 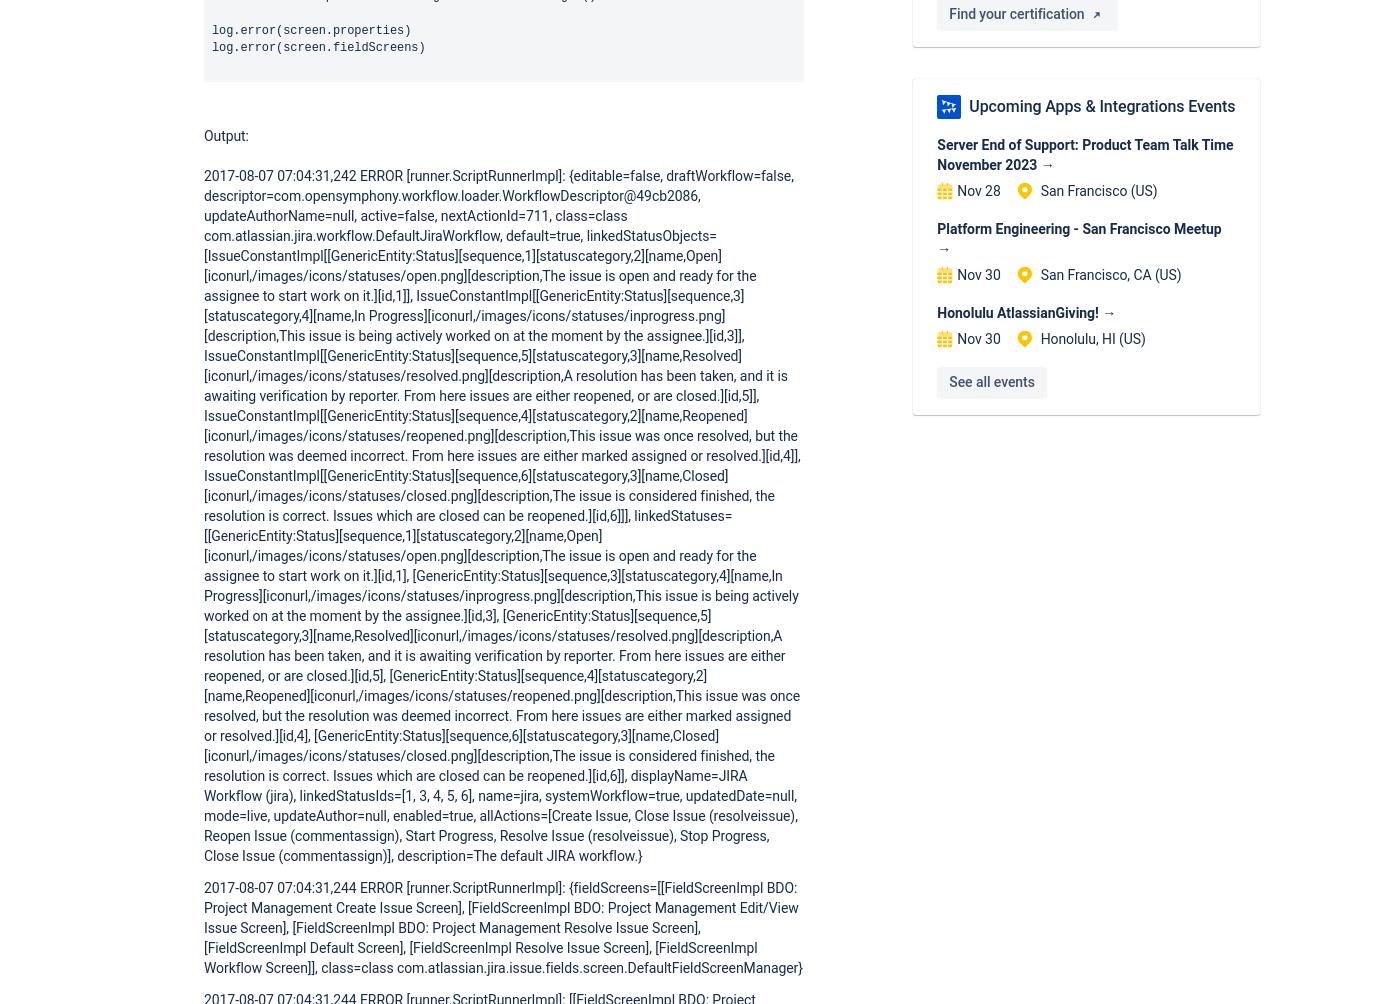 I want to click on 'Find your certification', so click(x=949, y=13).